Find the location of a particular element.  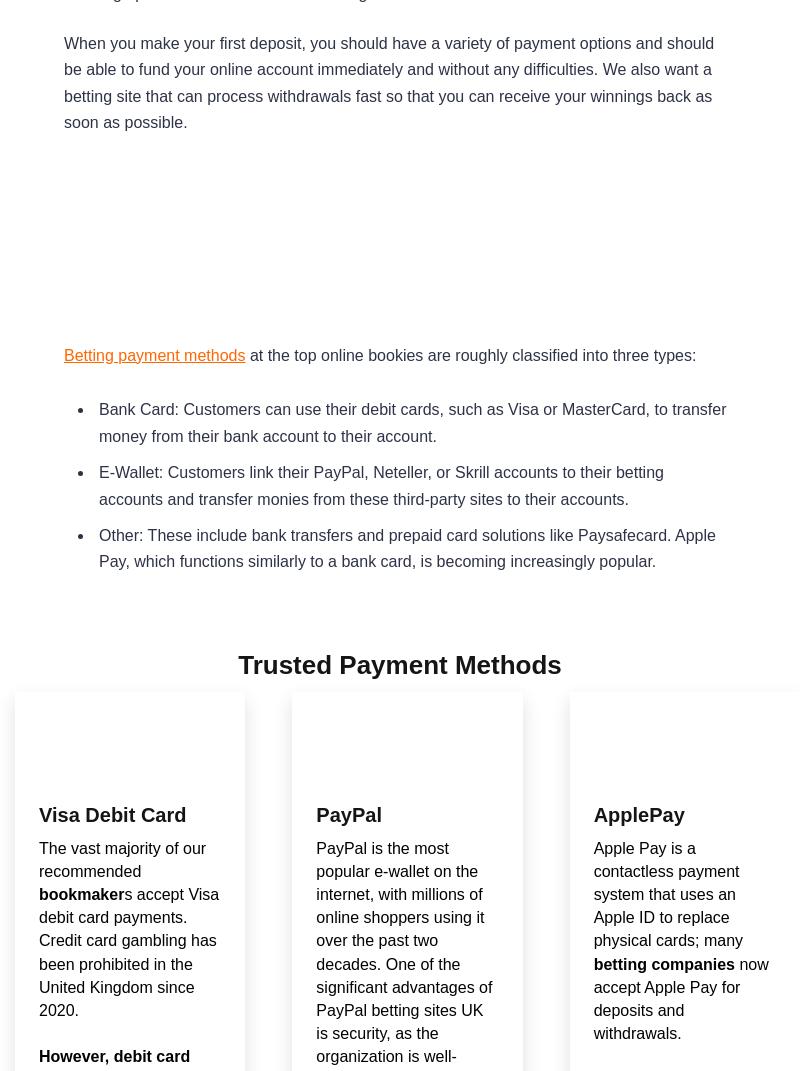

'Betting payment methods' is located at coordinates (63, 353).